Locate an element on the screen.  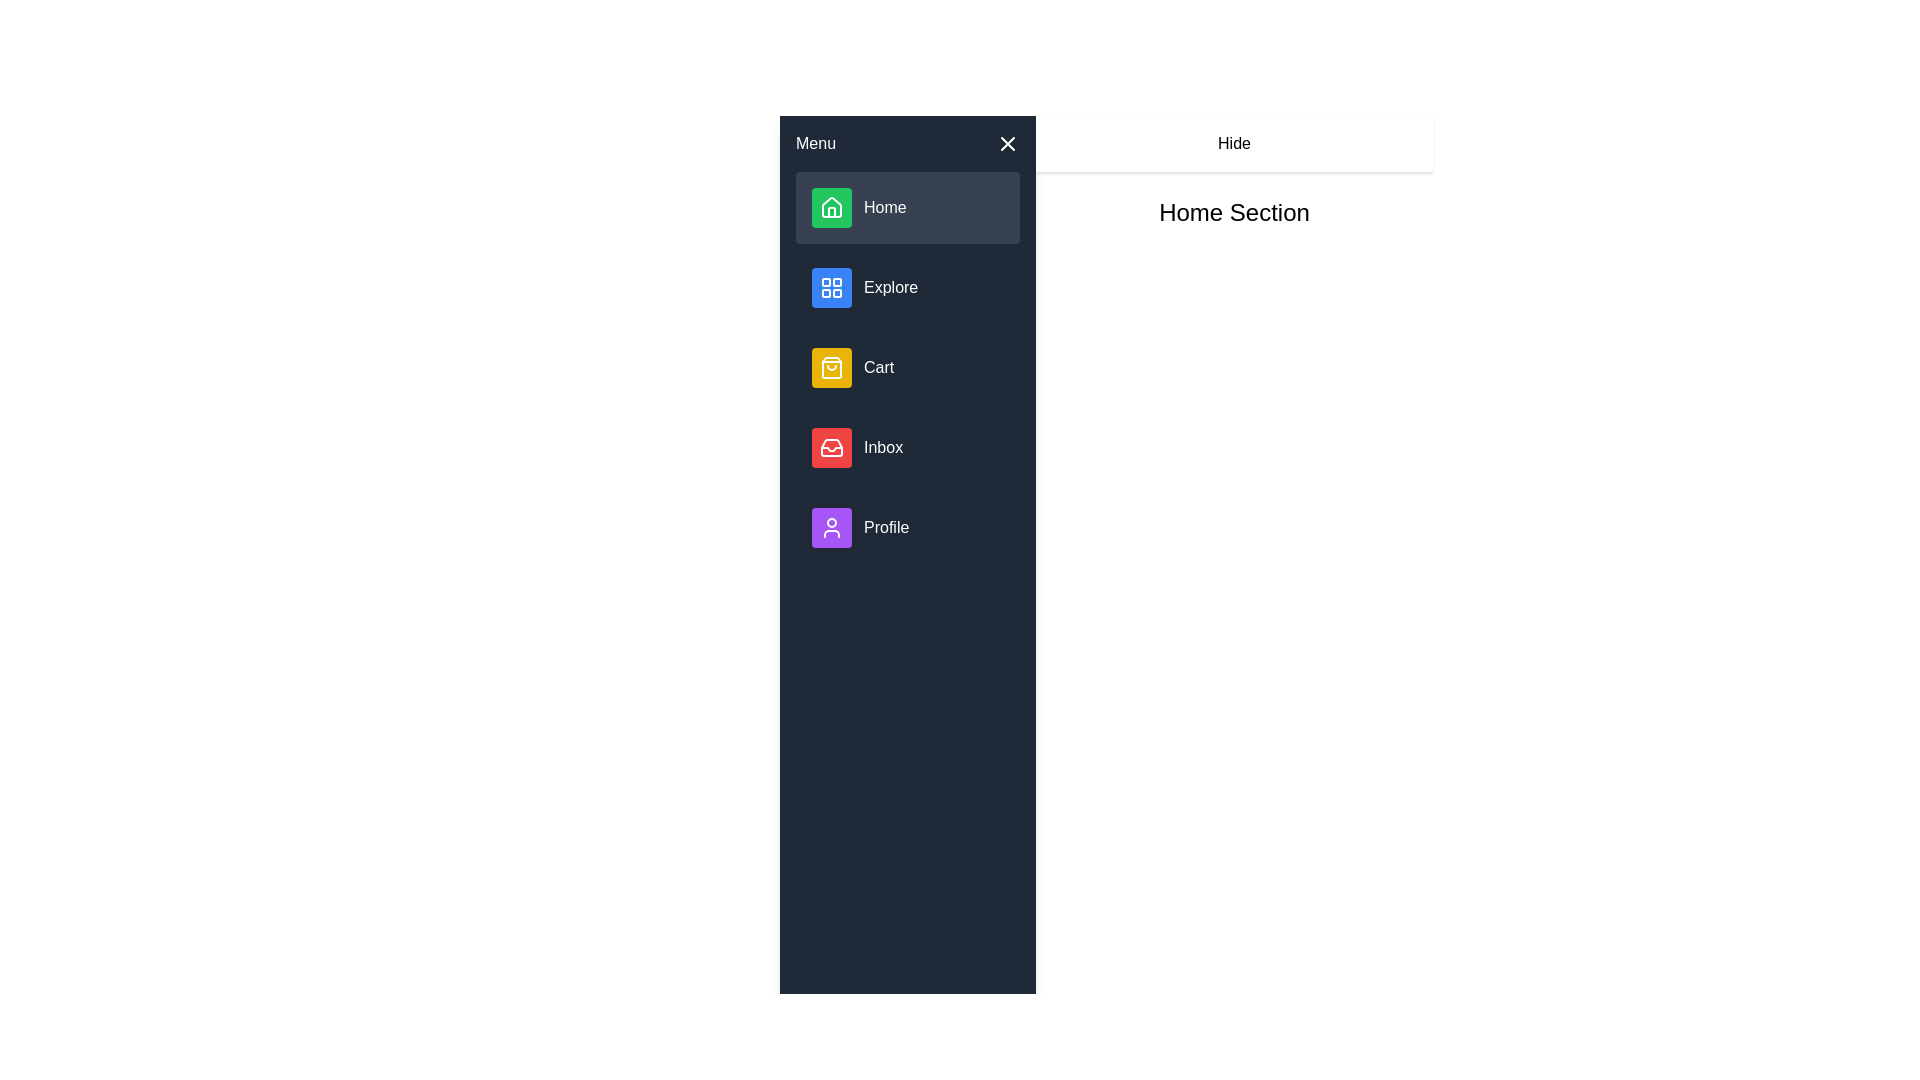
the second grid-style icon is located at coordinates (831, 288).